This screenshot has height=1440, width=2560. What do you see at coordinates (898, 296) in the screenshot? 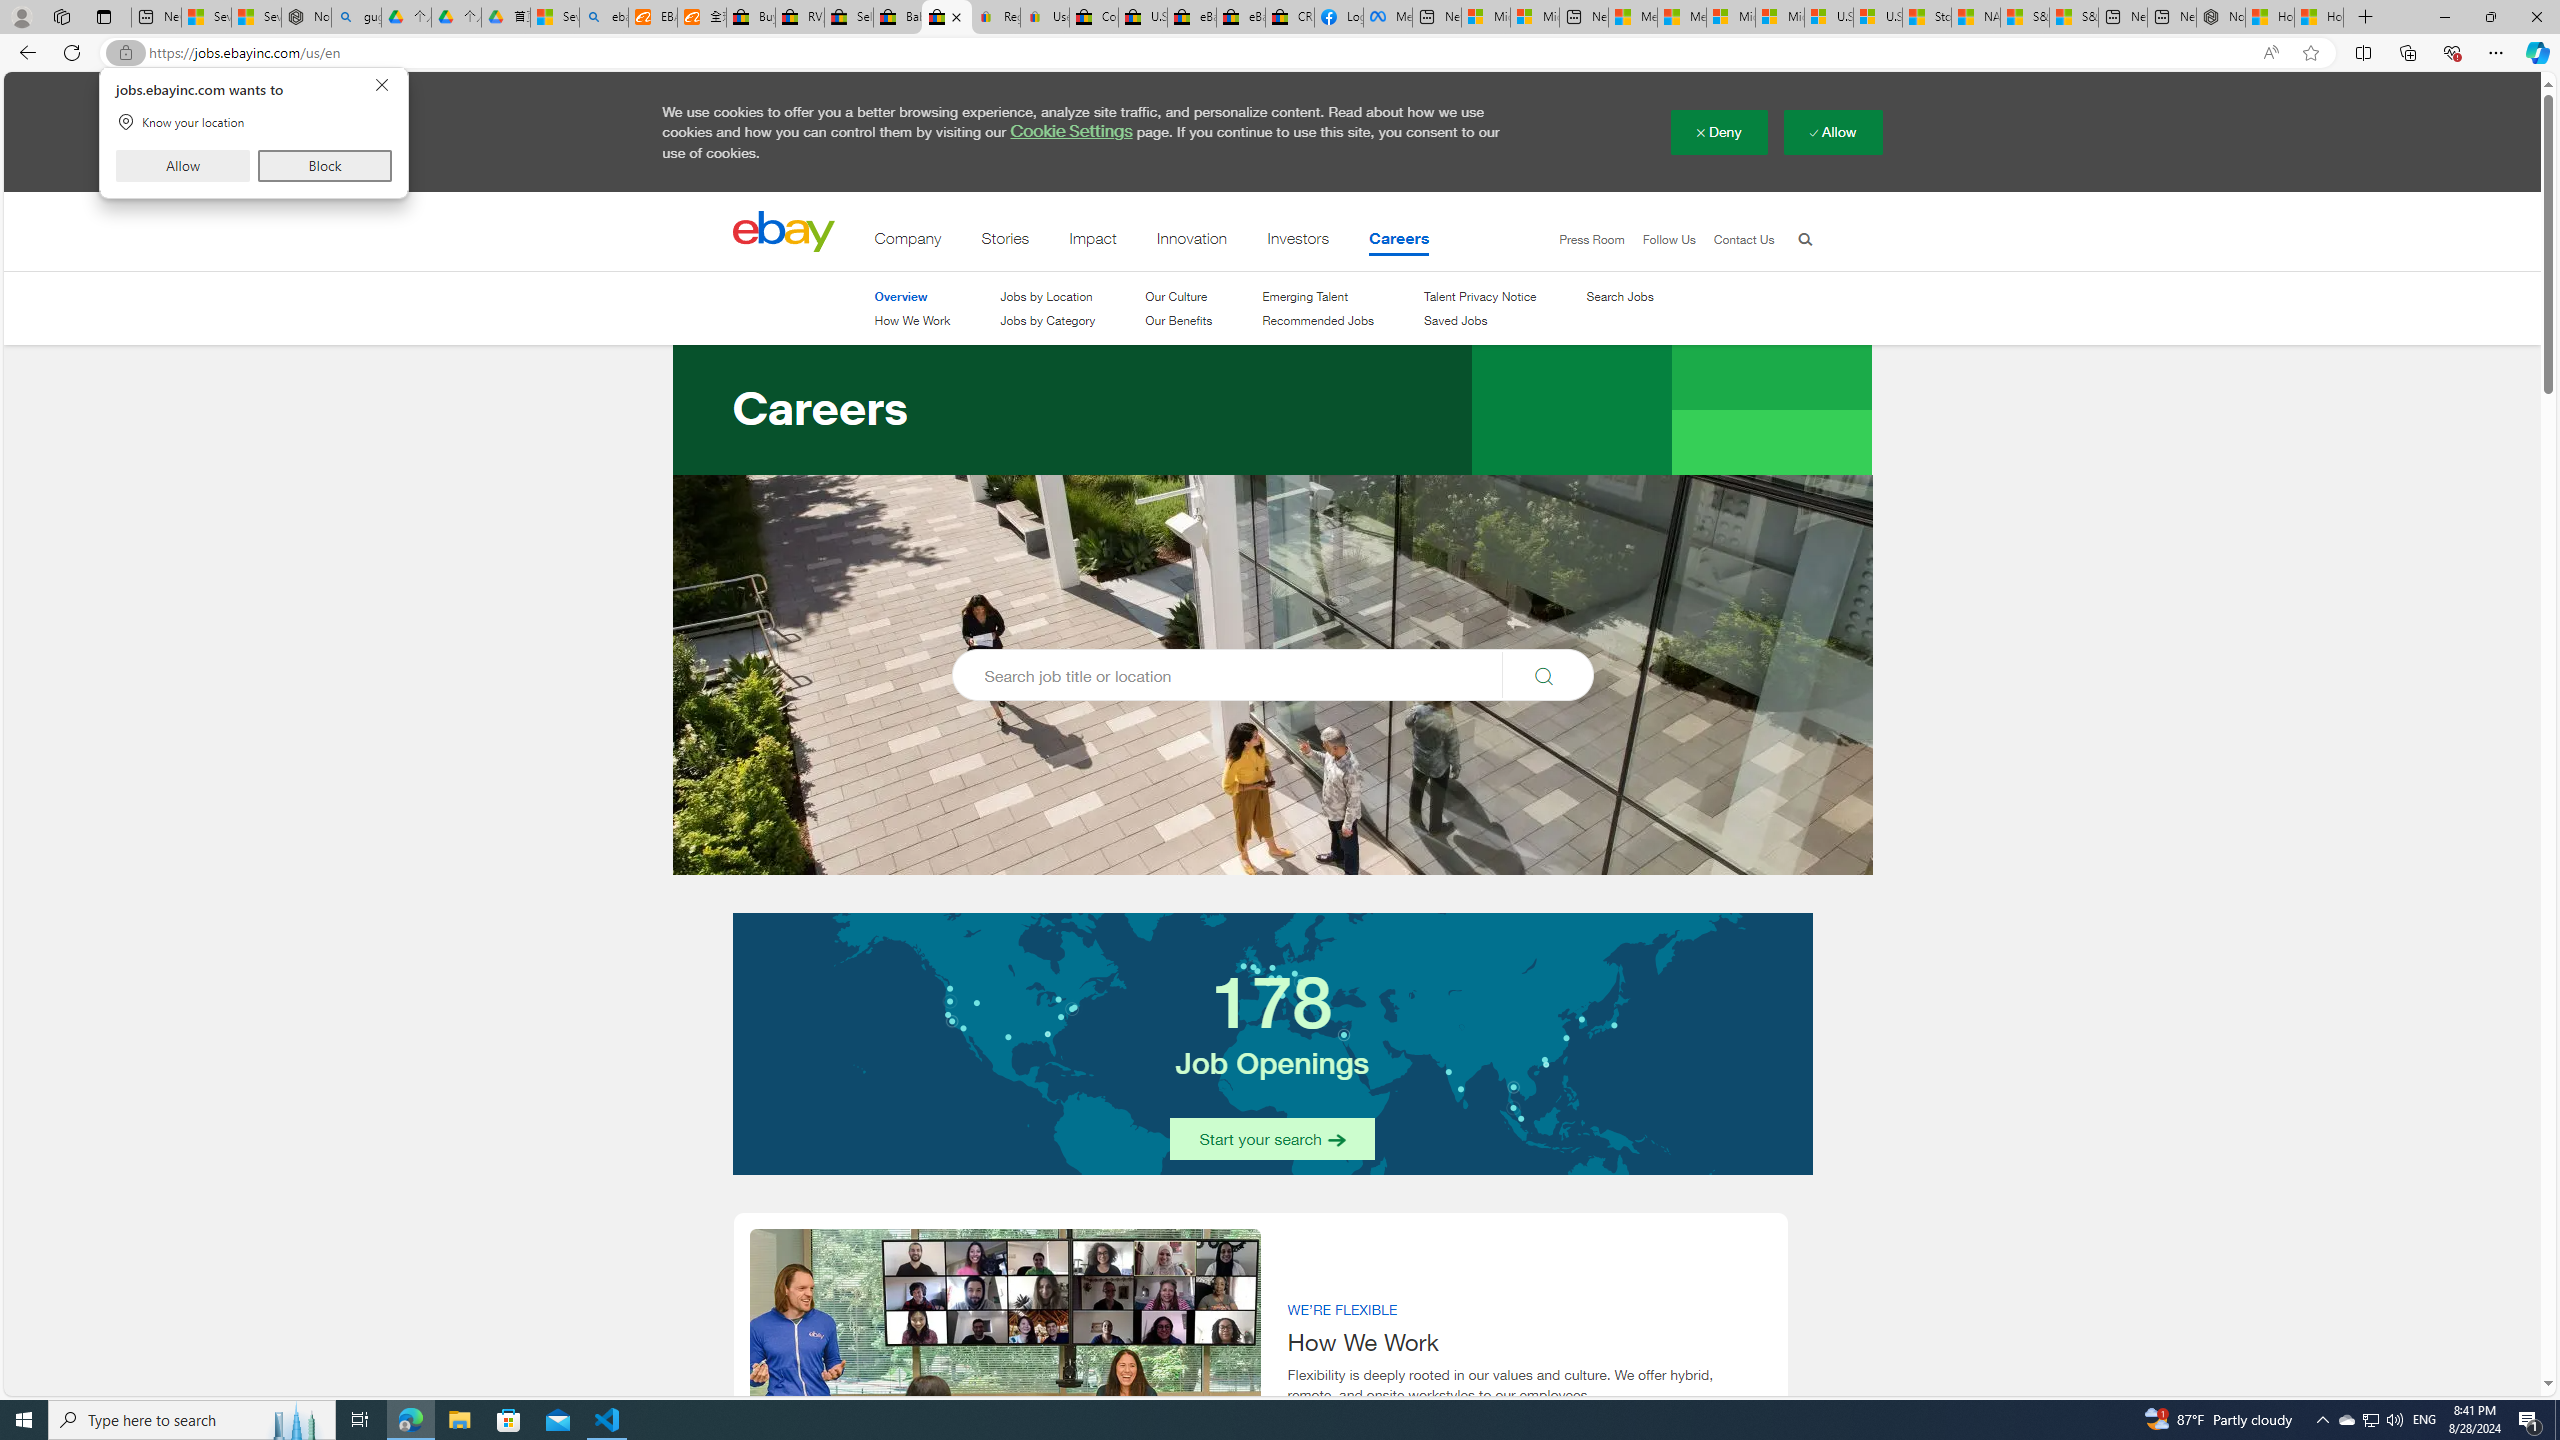
I see `'Overview'` at bounding box center [898, 296].